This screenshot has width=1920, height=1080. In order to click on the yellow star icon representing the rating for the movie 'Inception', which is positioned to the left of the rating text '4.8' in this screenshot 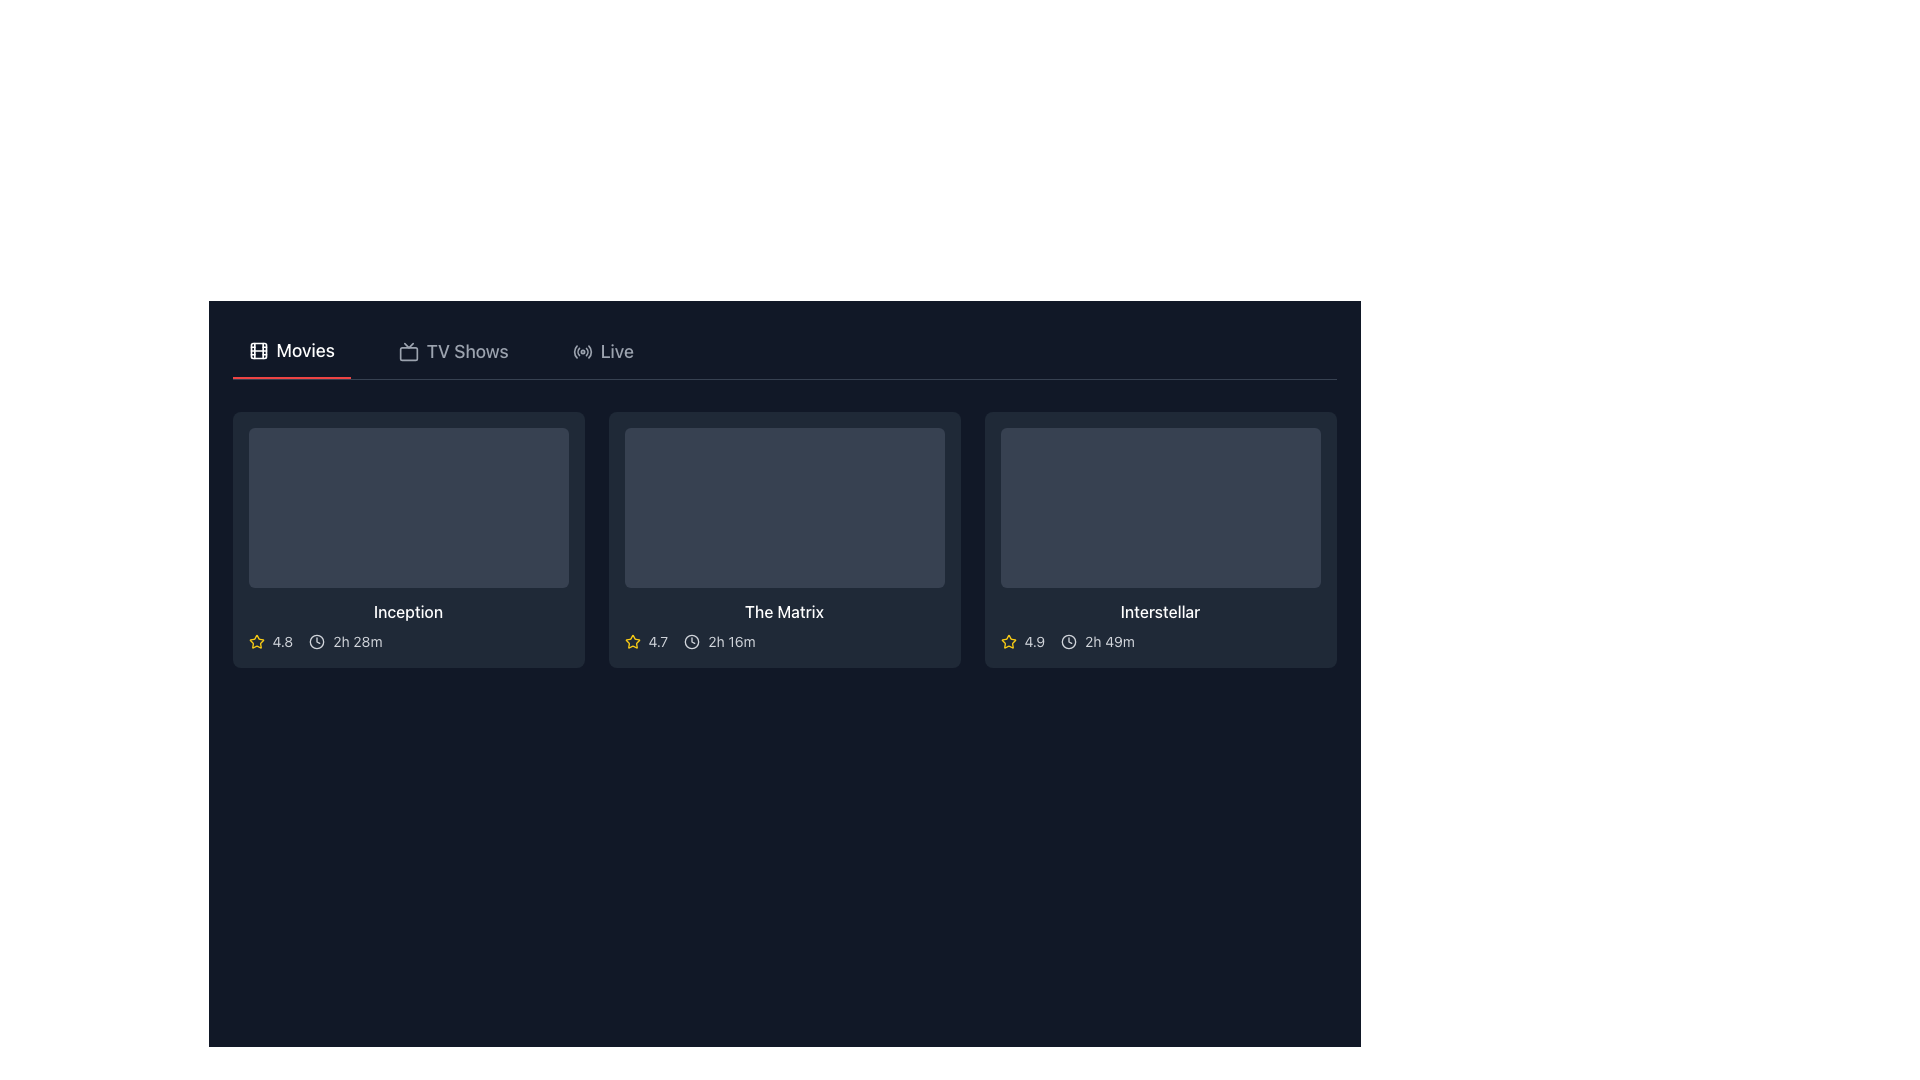, I will do `click(255, 641)`.